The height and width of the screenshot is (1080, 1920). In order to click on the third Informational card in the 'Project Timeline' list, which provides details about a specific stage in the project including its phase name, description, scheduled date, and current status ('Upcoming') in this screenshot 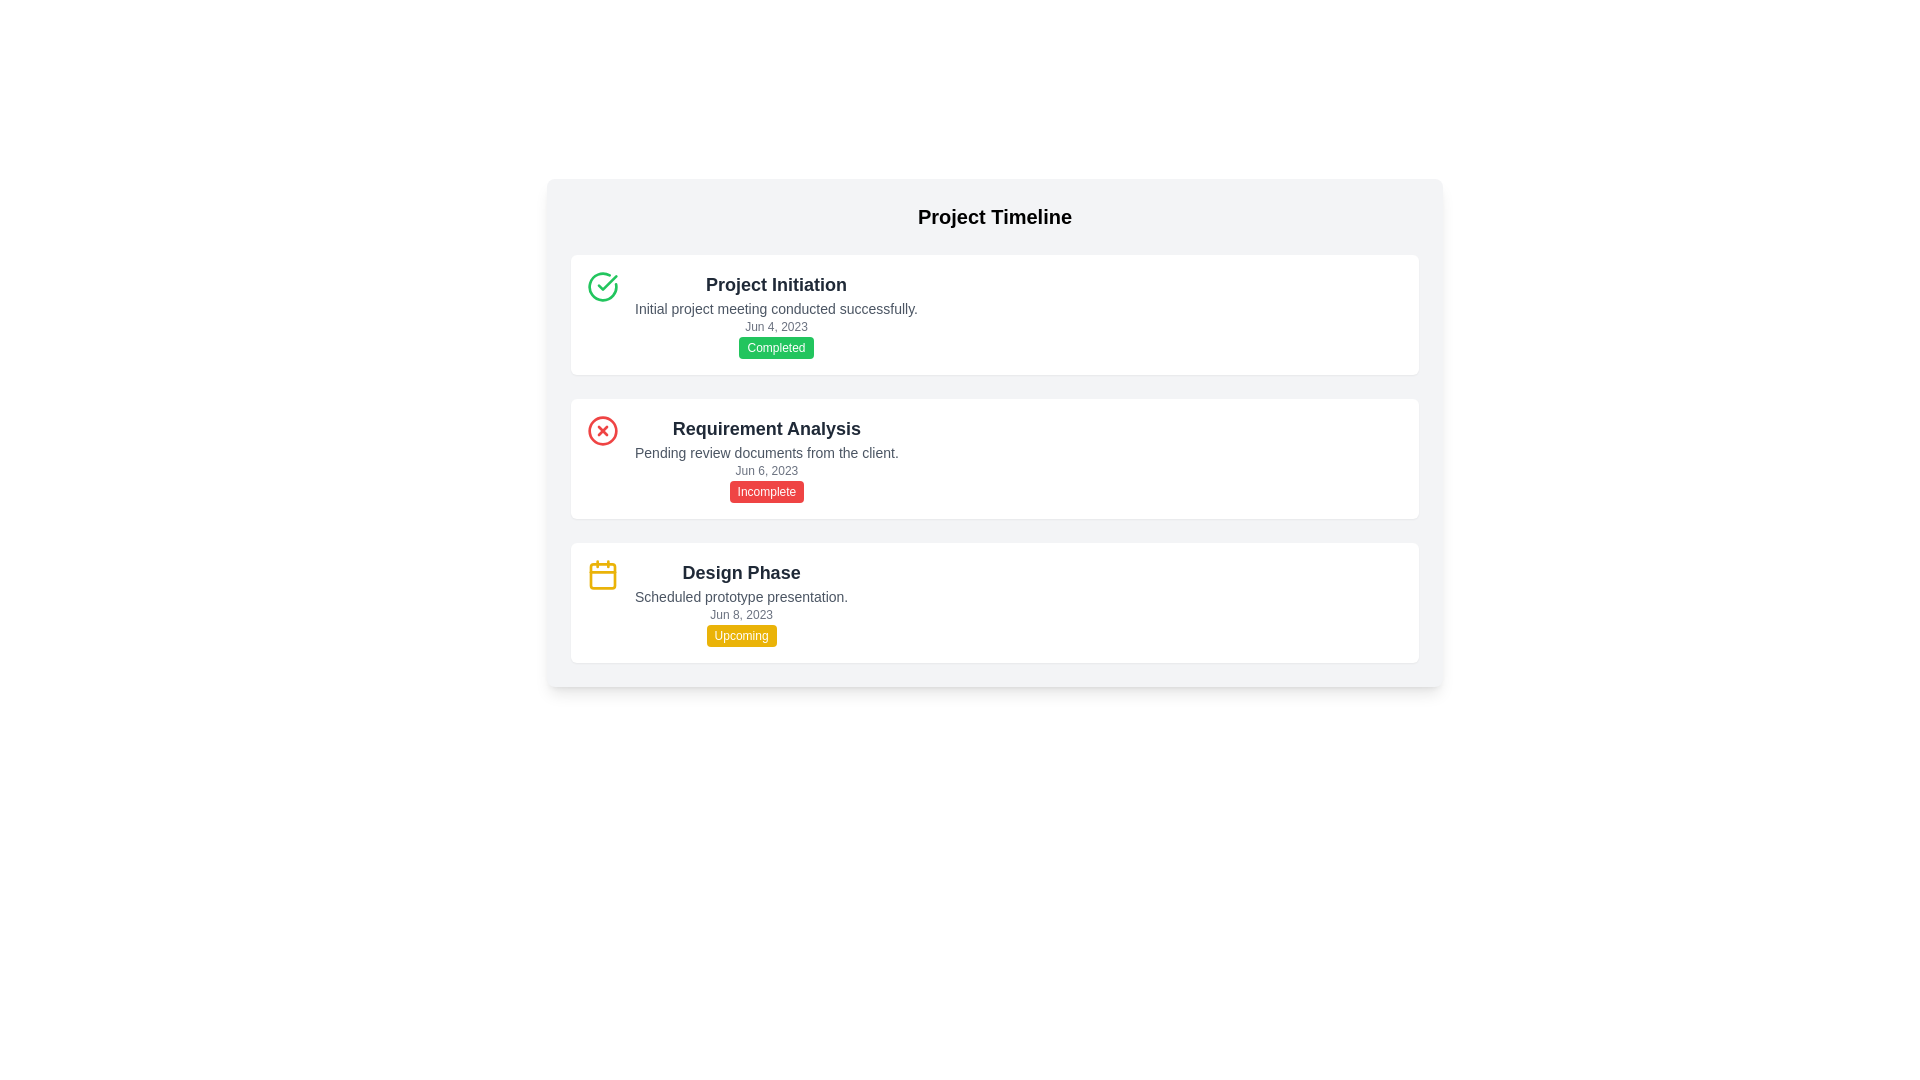, I will do `click(740, 601)`.